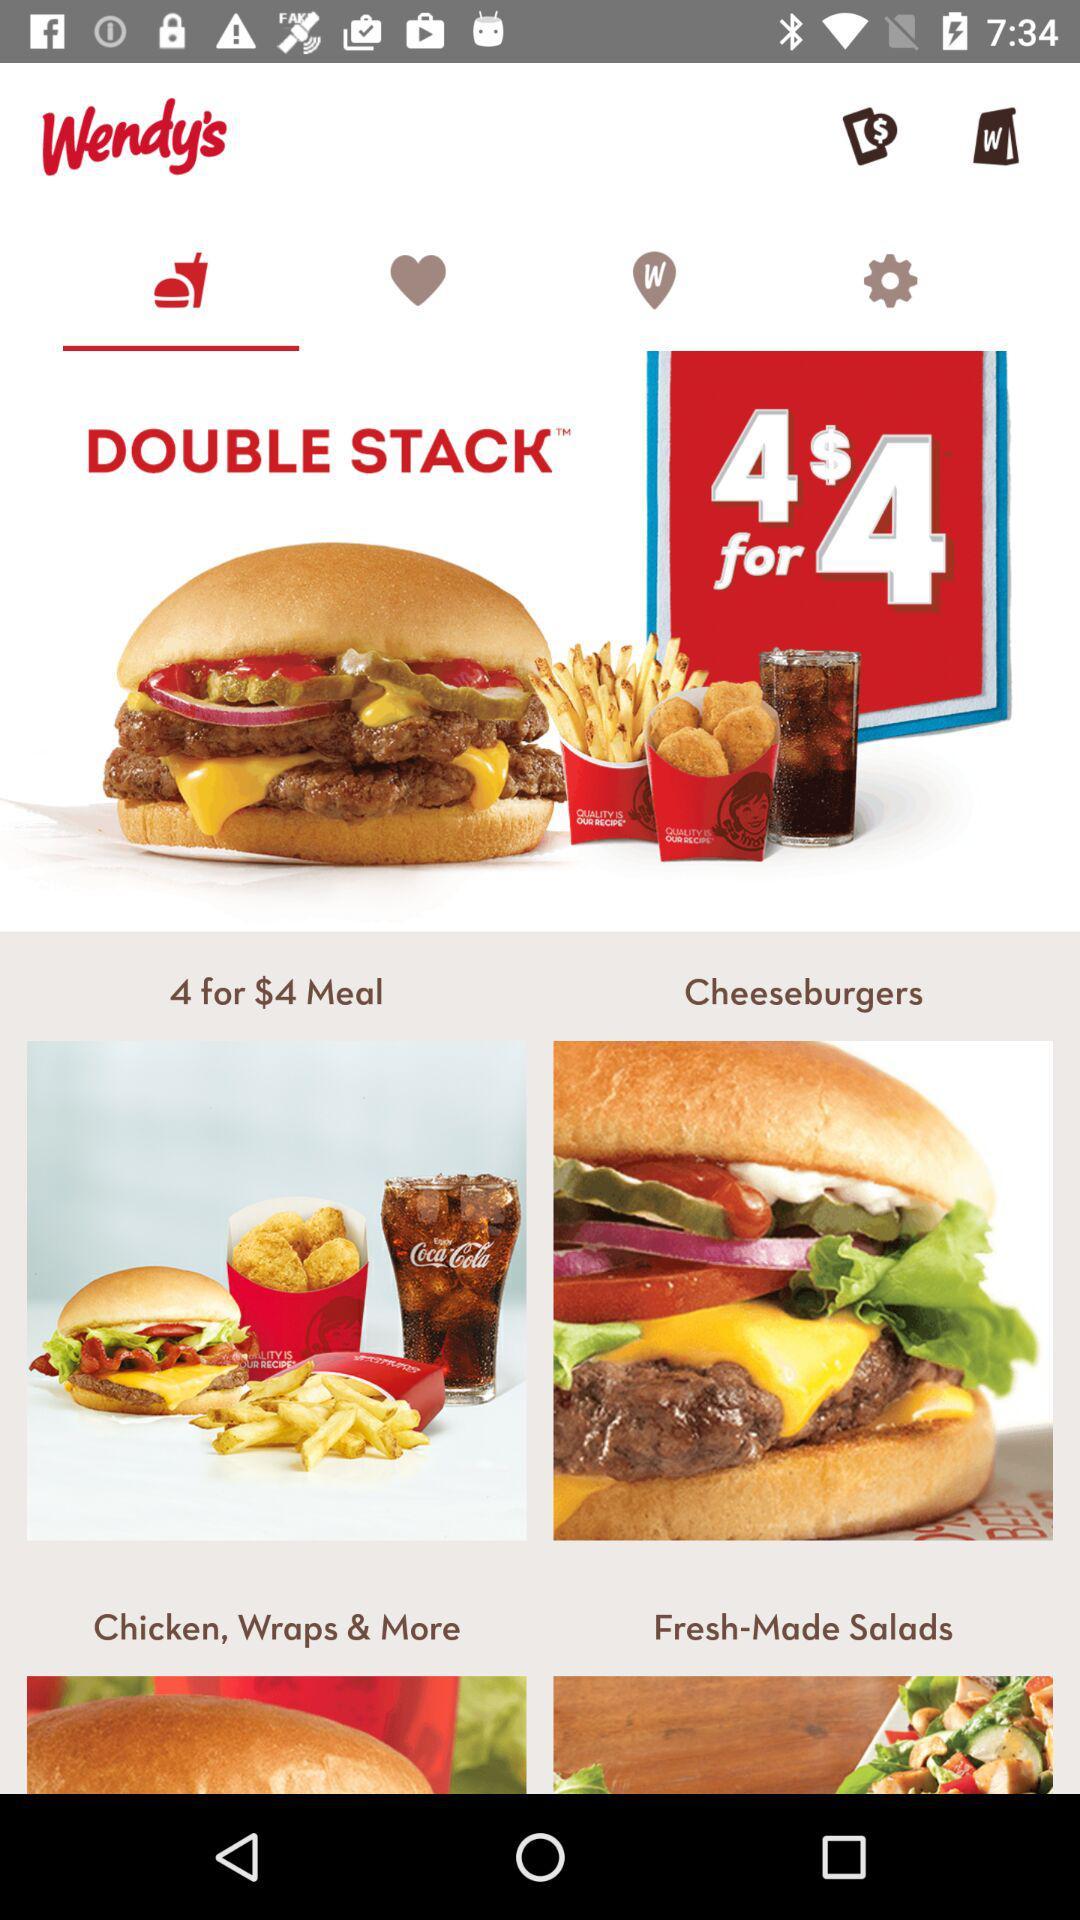 The height and width of the screenshot is (1920, 1080). I want to click on the image which says double stack, so click(540, 641).